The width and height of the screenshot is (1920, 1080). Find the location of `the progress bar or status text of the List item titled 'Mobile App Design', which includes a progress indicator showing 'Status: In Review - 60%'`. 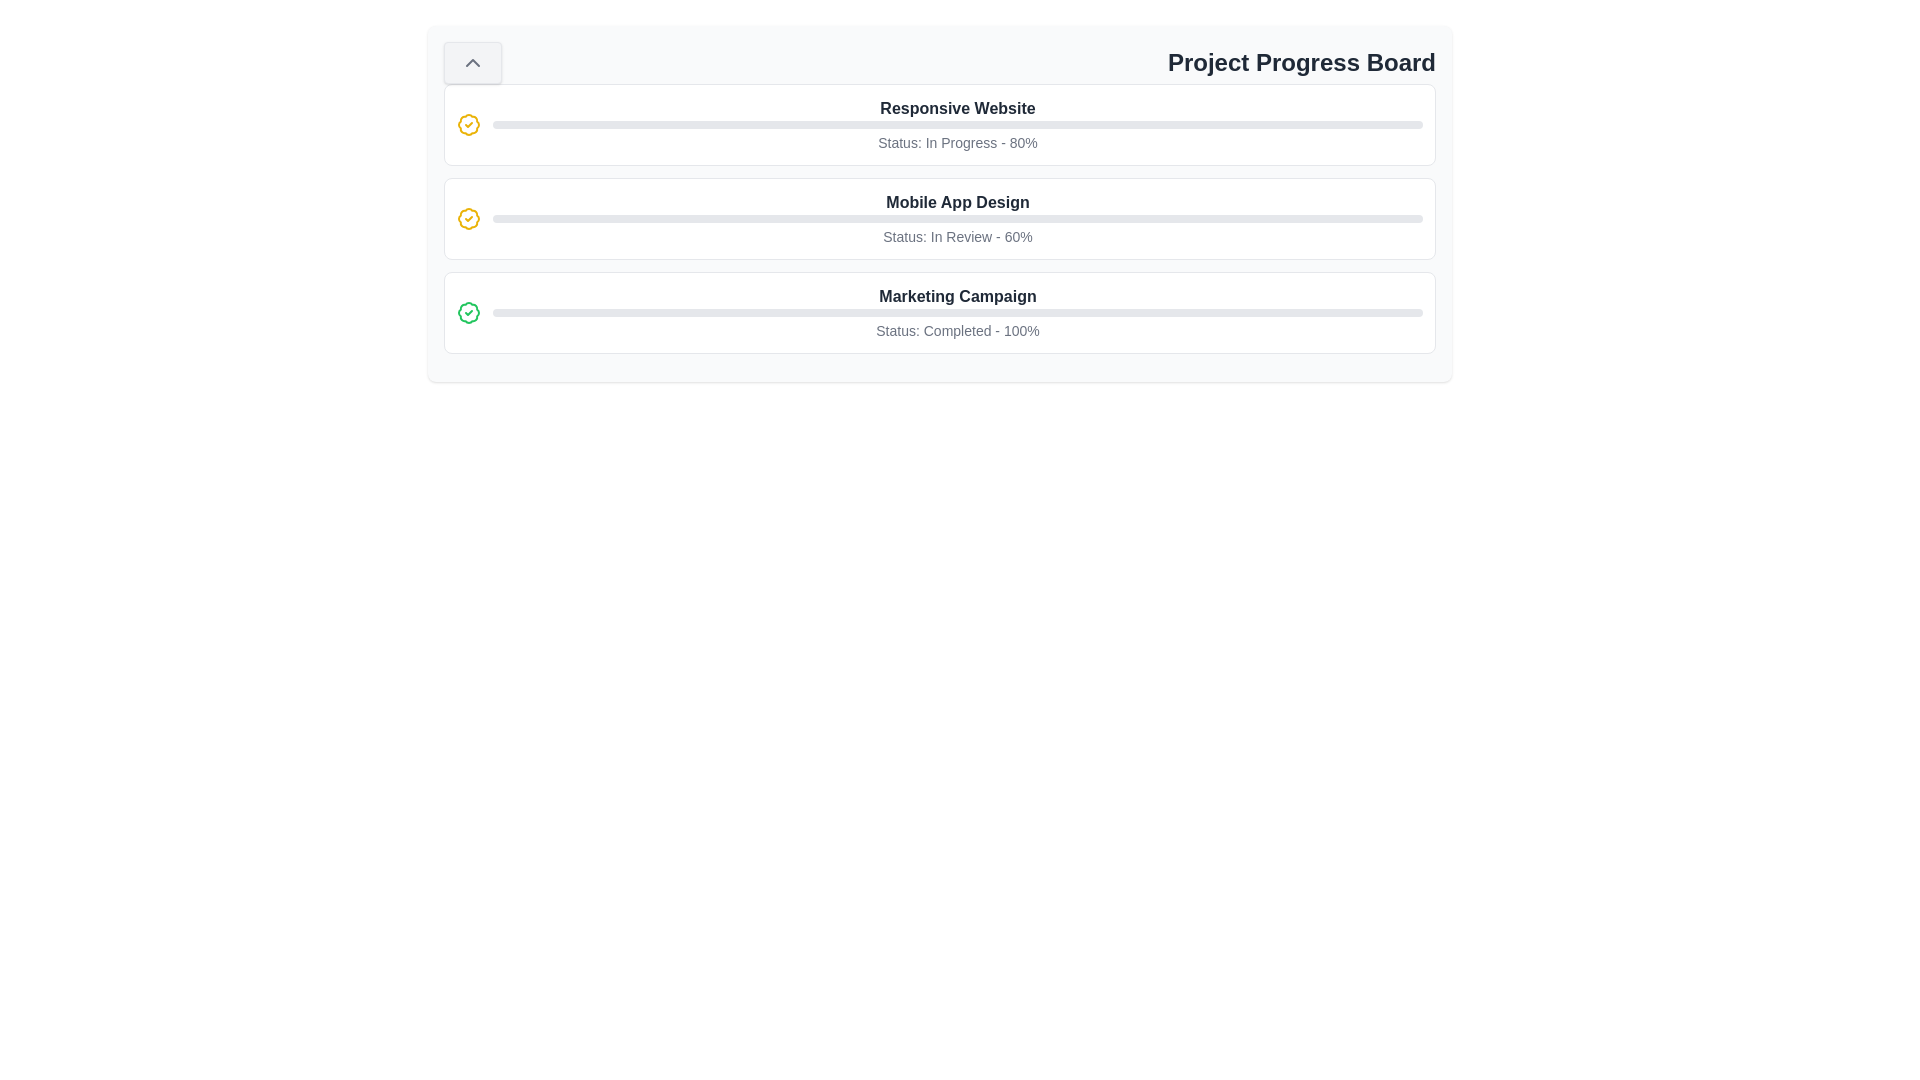

the progress bar or status text of the List item titled 'Mobile App Design', which includes a progress indicator showing 'Status: In Review - 60%' is located at coordinates (957, 219).